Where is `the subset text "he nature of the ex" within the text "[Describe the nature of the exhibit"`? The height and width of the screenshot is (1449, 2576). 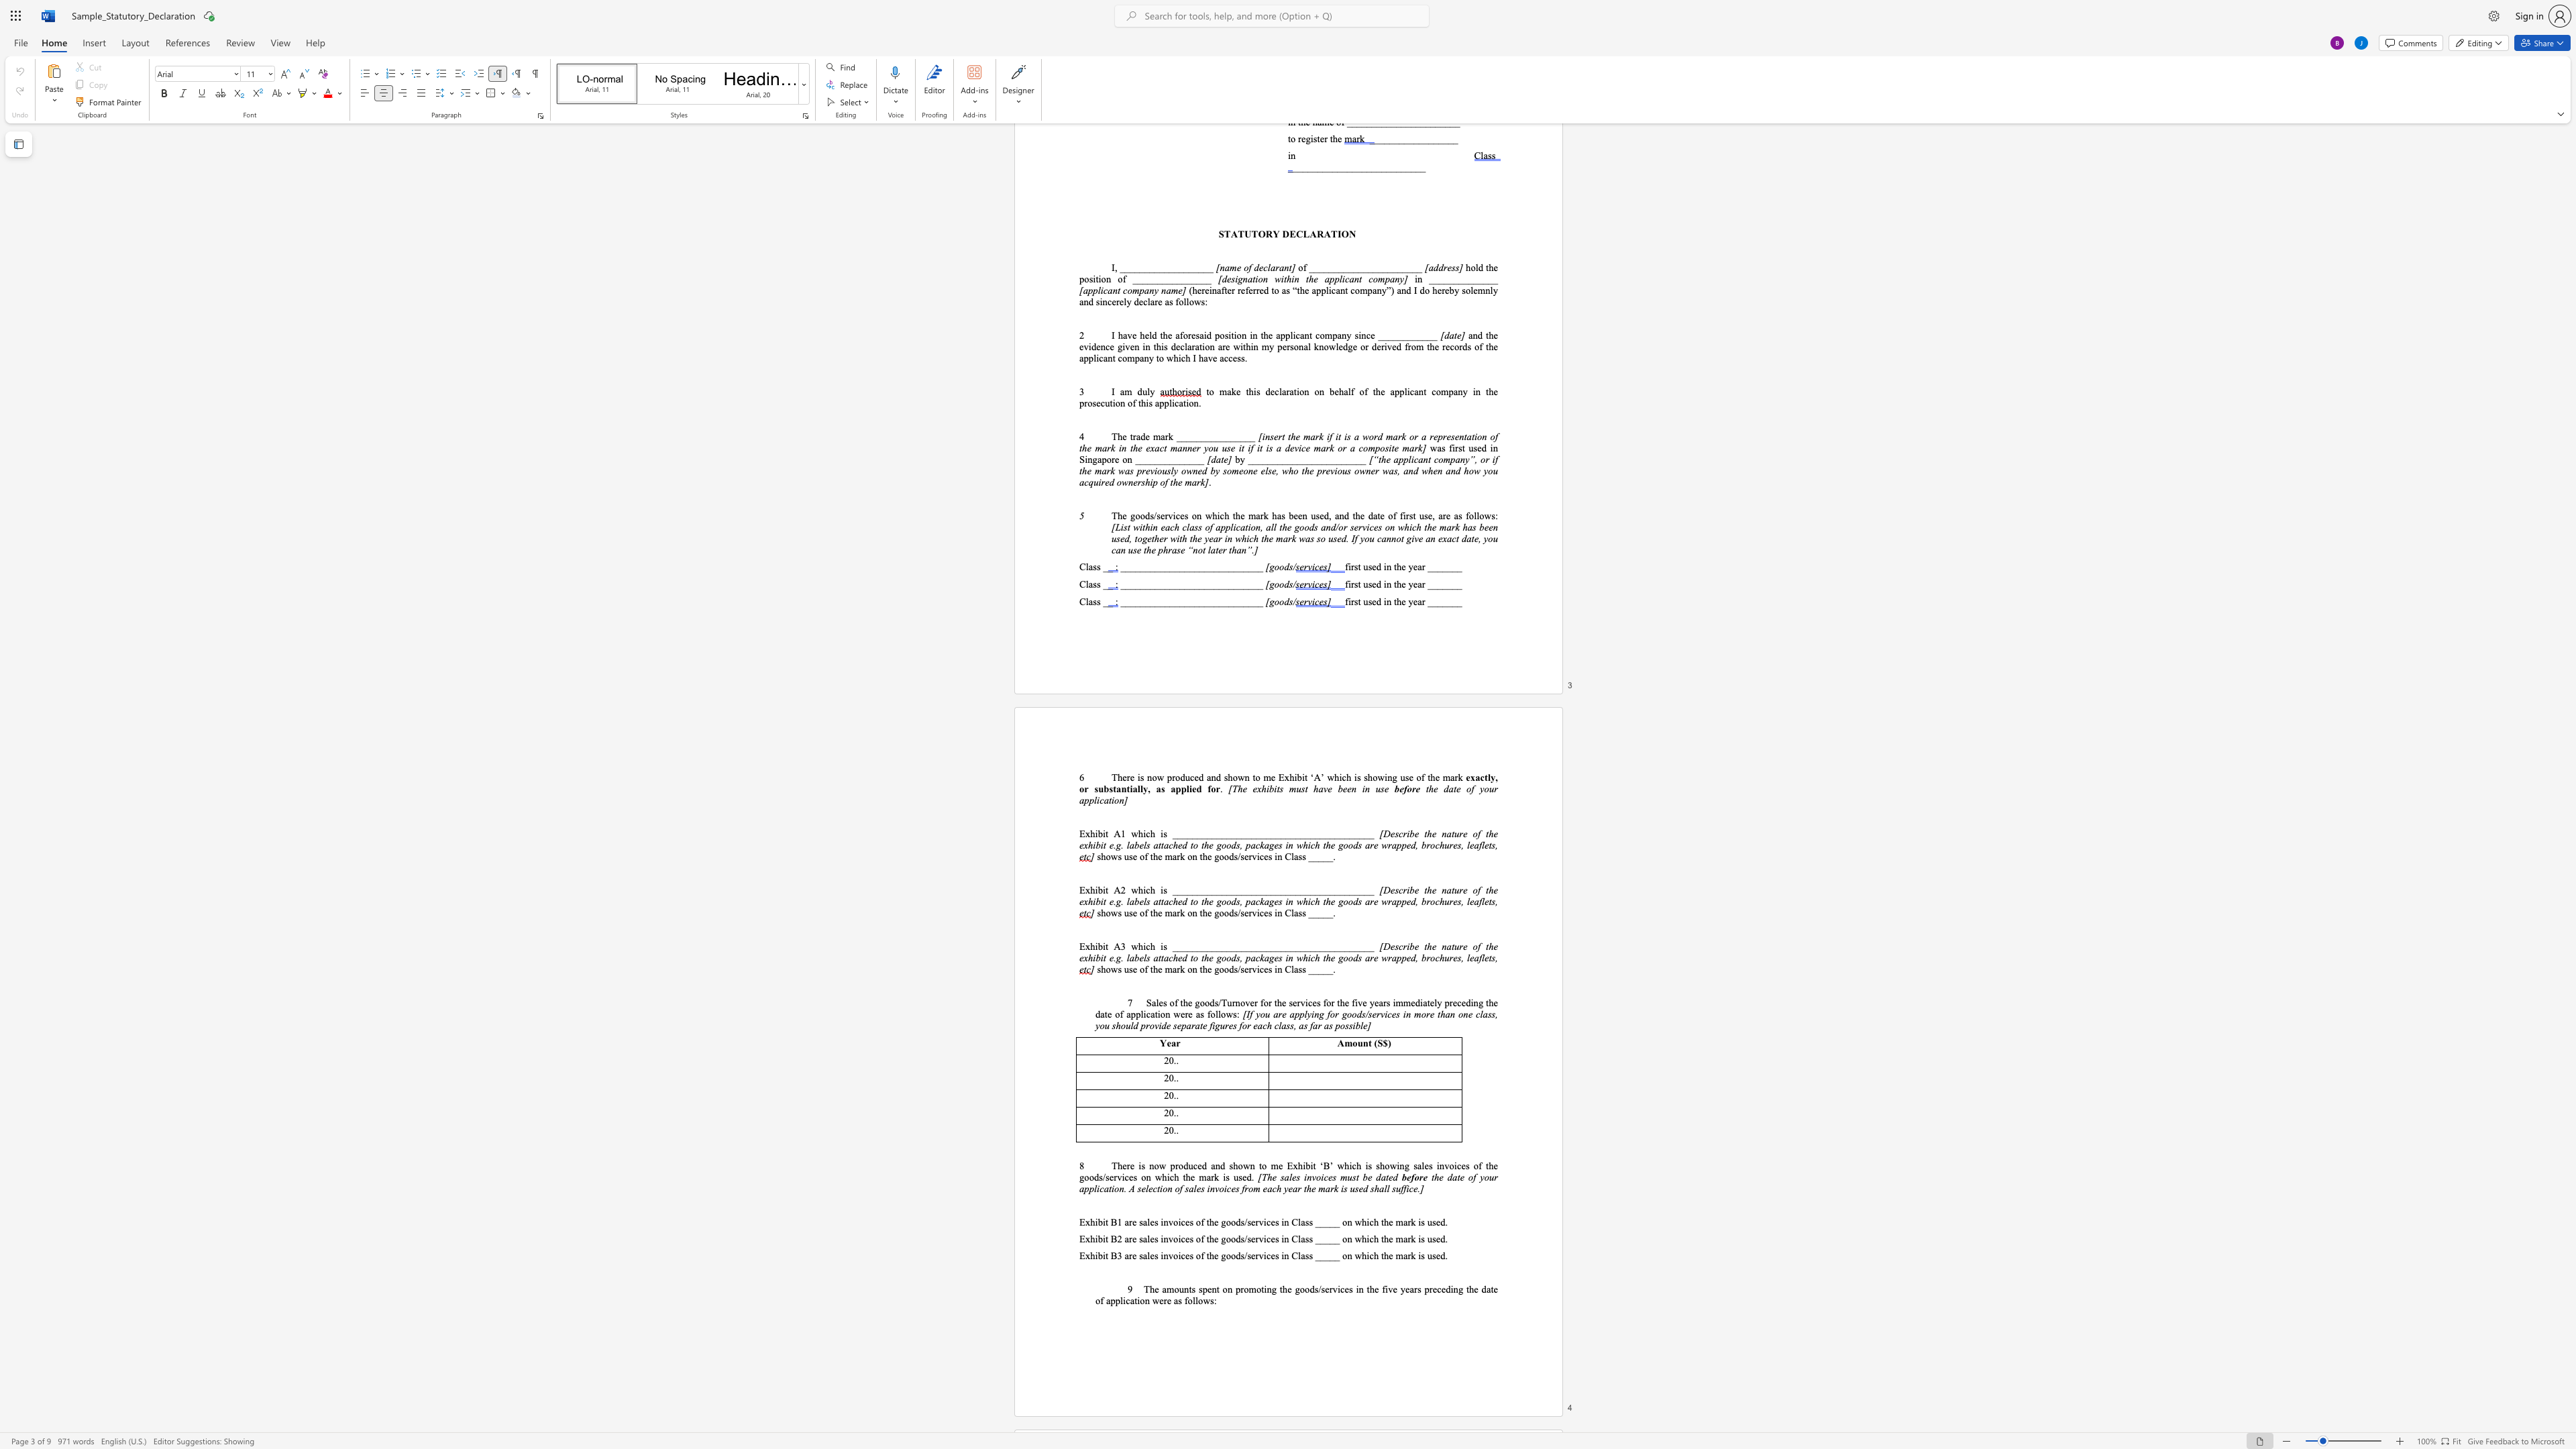 the subset text "he nature of the ex" within the text "[Describe the nature of the exhibit" is located at coordinates (1427, 833).